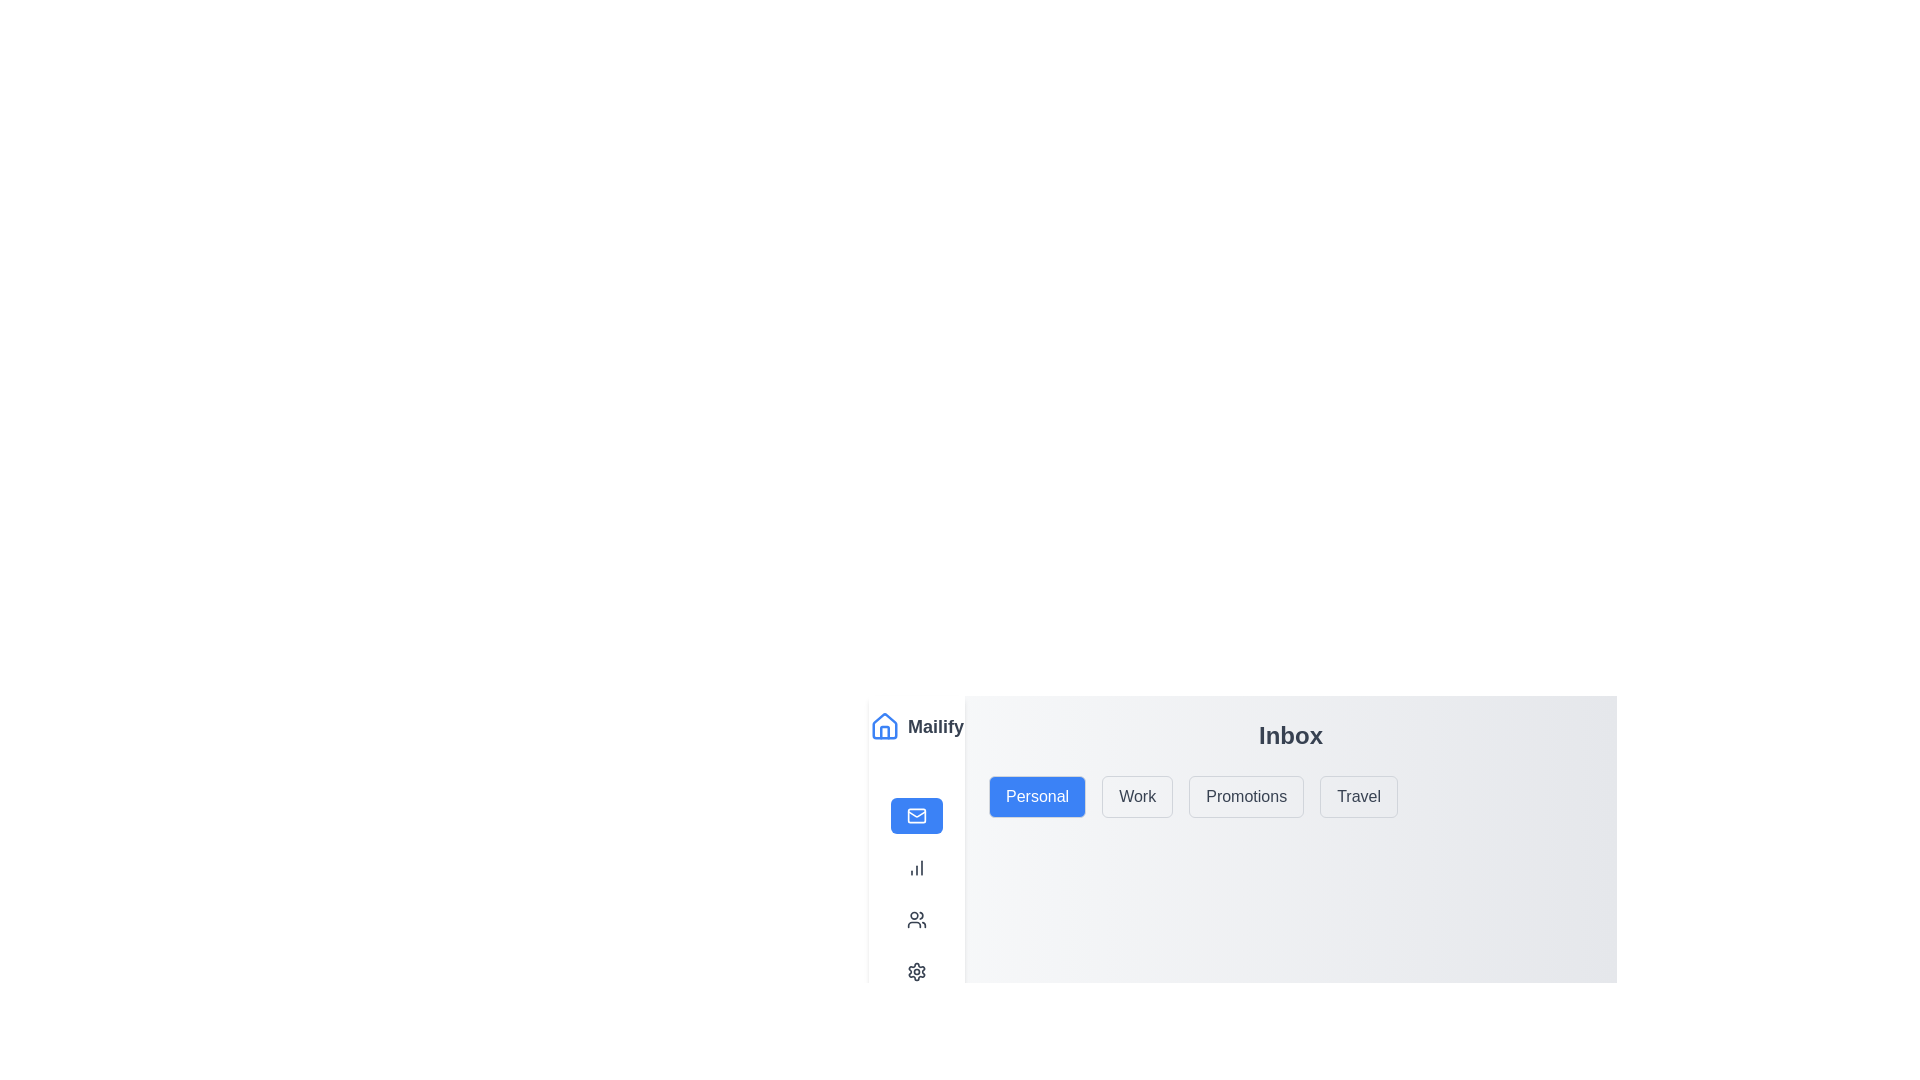  Describe the element at coordinates (935, 726) in the screenshot. I see `text of the 'Mailify' label located in the upper part of the left vertical navigation menu, positioned to the right of the blue house icon` at that location.